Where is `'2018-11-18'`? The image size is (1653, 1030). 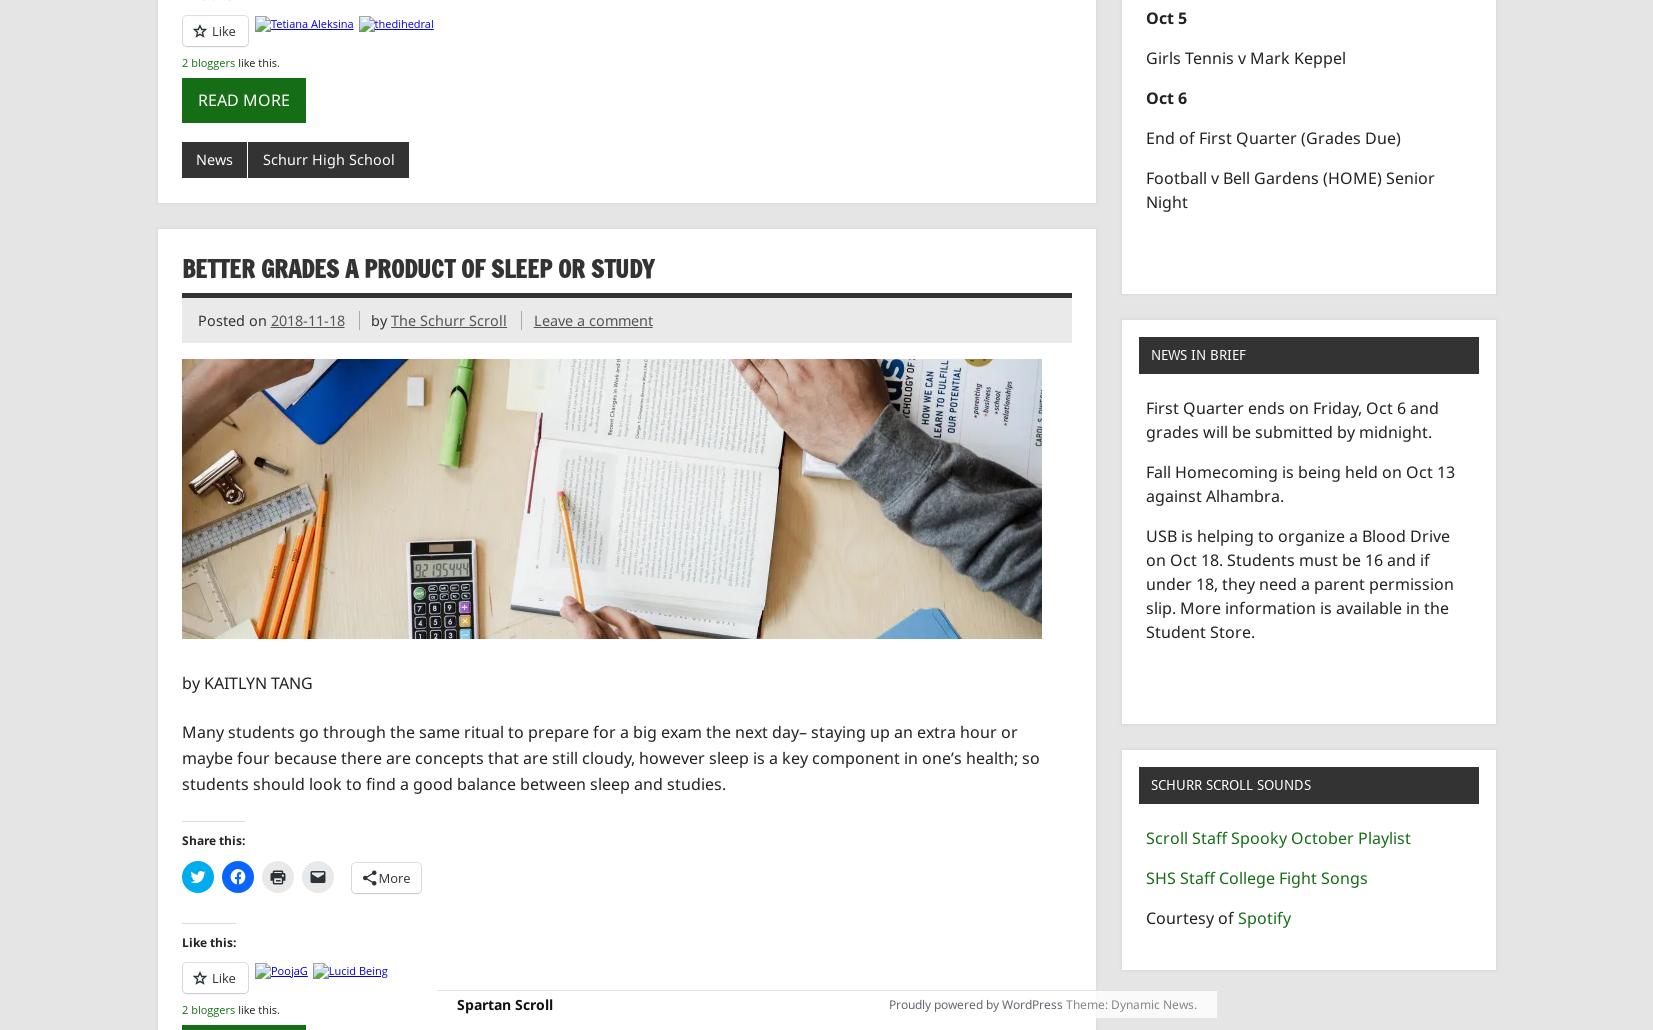
'2018-11-18' is located at coordinates (305, 318).